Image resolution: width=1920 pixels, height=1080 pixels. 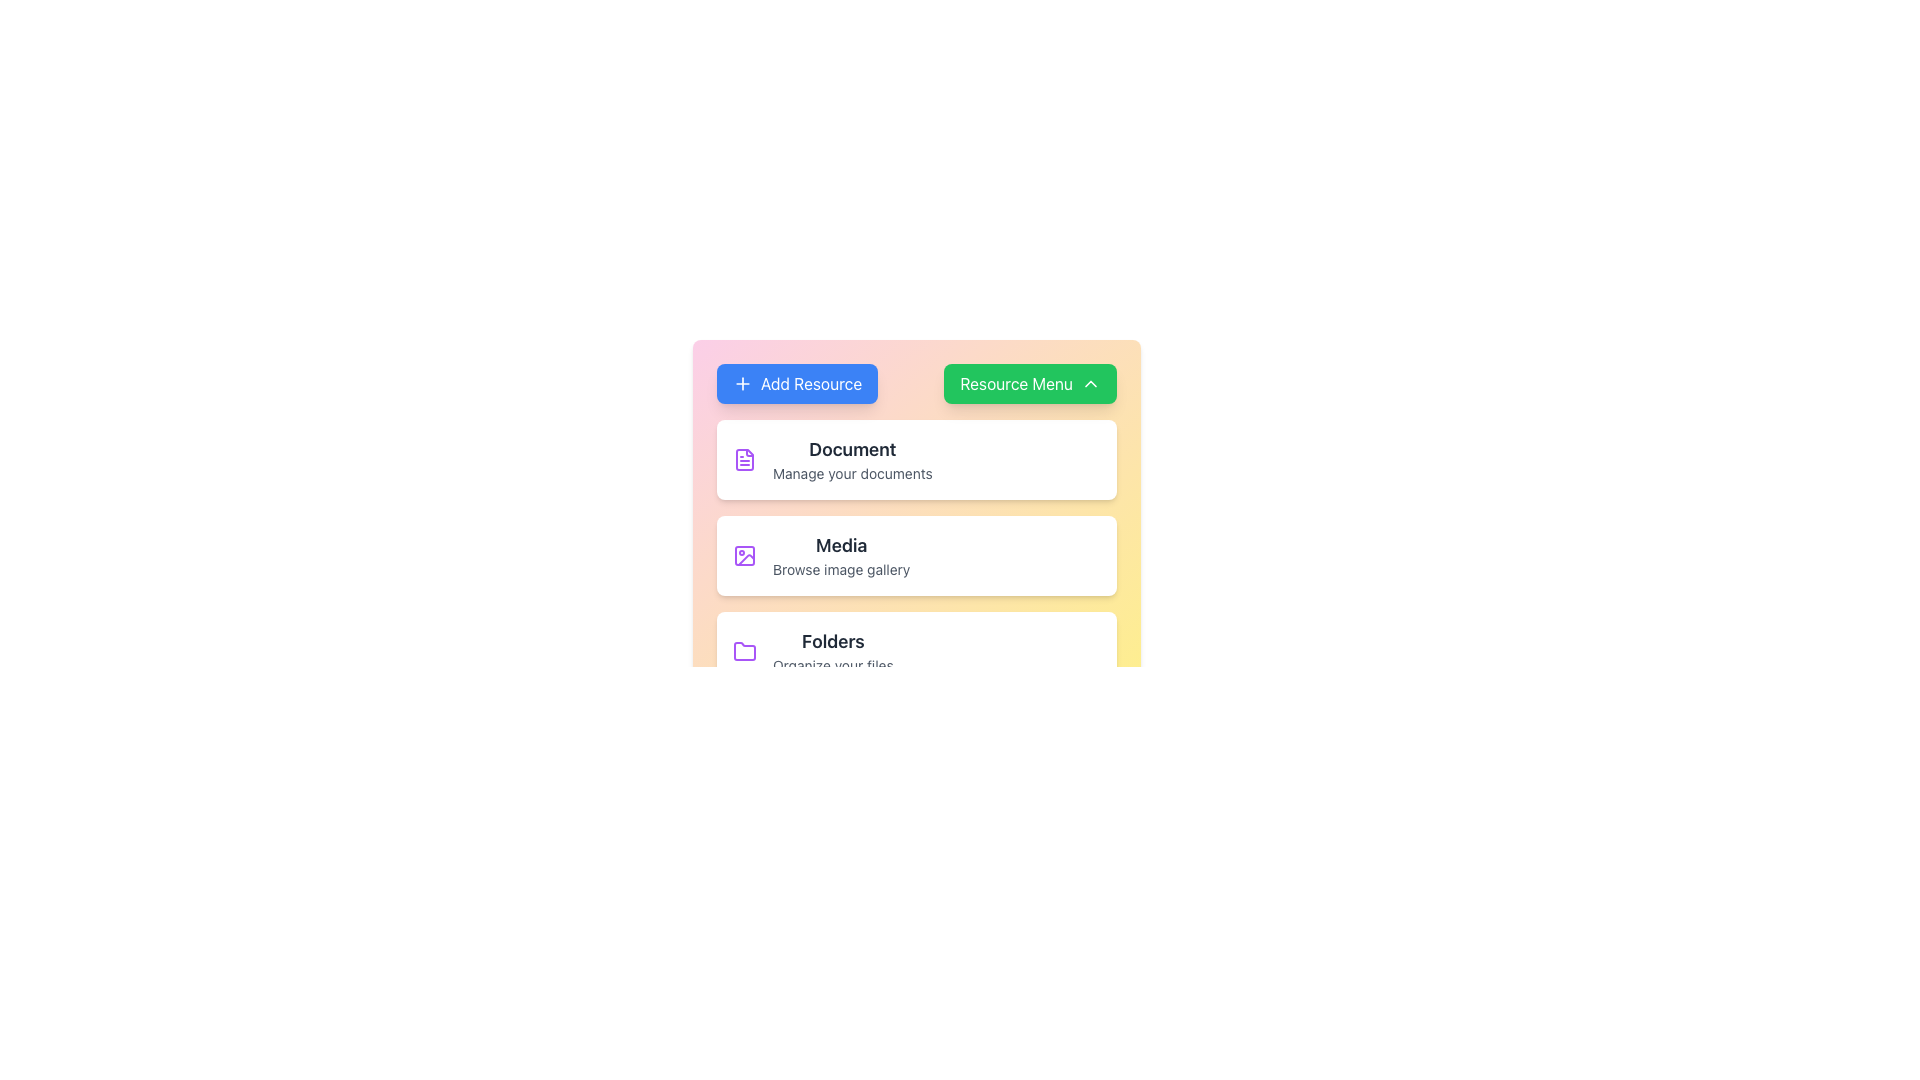 I want to click on the upward-pointing chevron icon located to the right of the 'Resource Menu' text, so click(x=1089, y=384).